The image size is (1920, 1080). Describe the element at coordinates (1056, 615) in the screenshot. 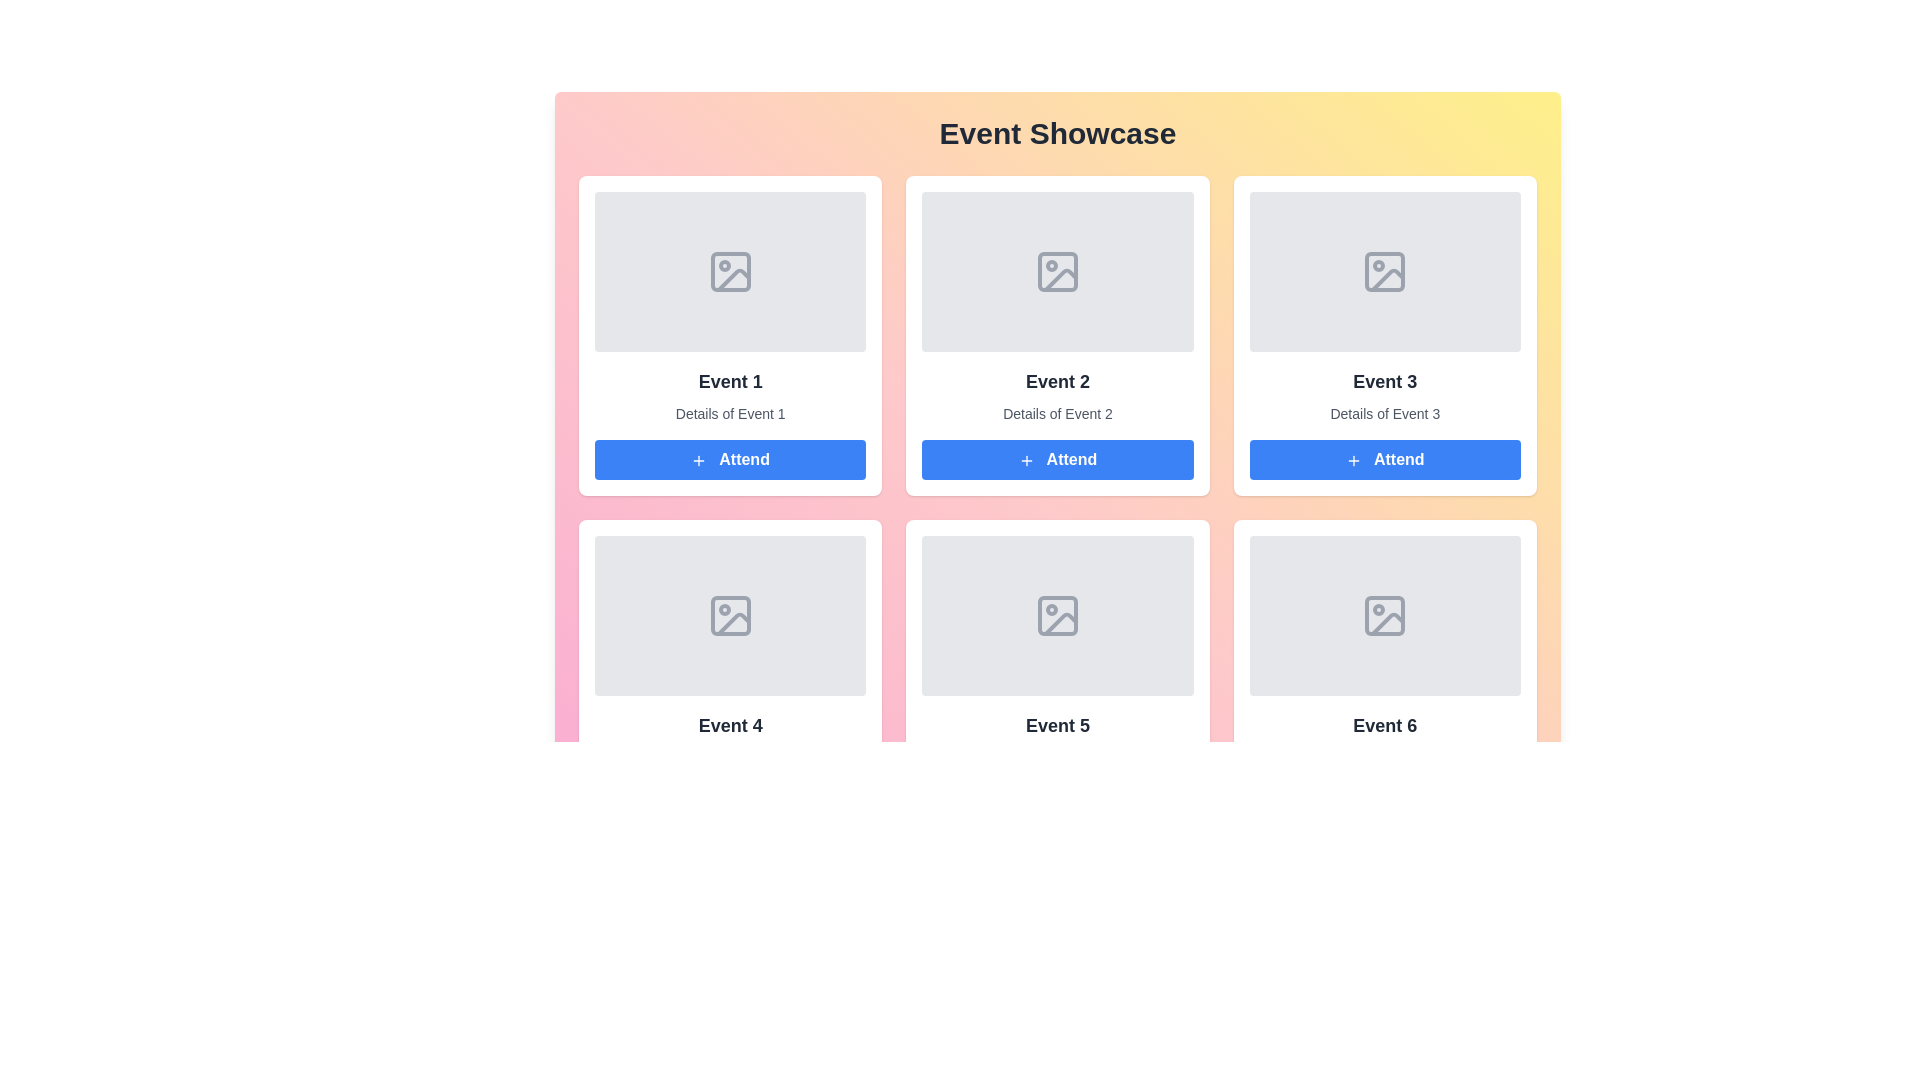

I see `the SVG icon resembling an image placeholder, which features a circle representing a sun and a slanted line representing a mountain, located in the center of a gray rectangular box in the second row, third column under Event 5` at that location.